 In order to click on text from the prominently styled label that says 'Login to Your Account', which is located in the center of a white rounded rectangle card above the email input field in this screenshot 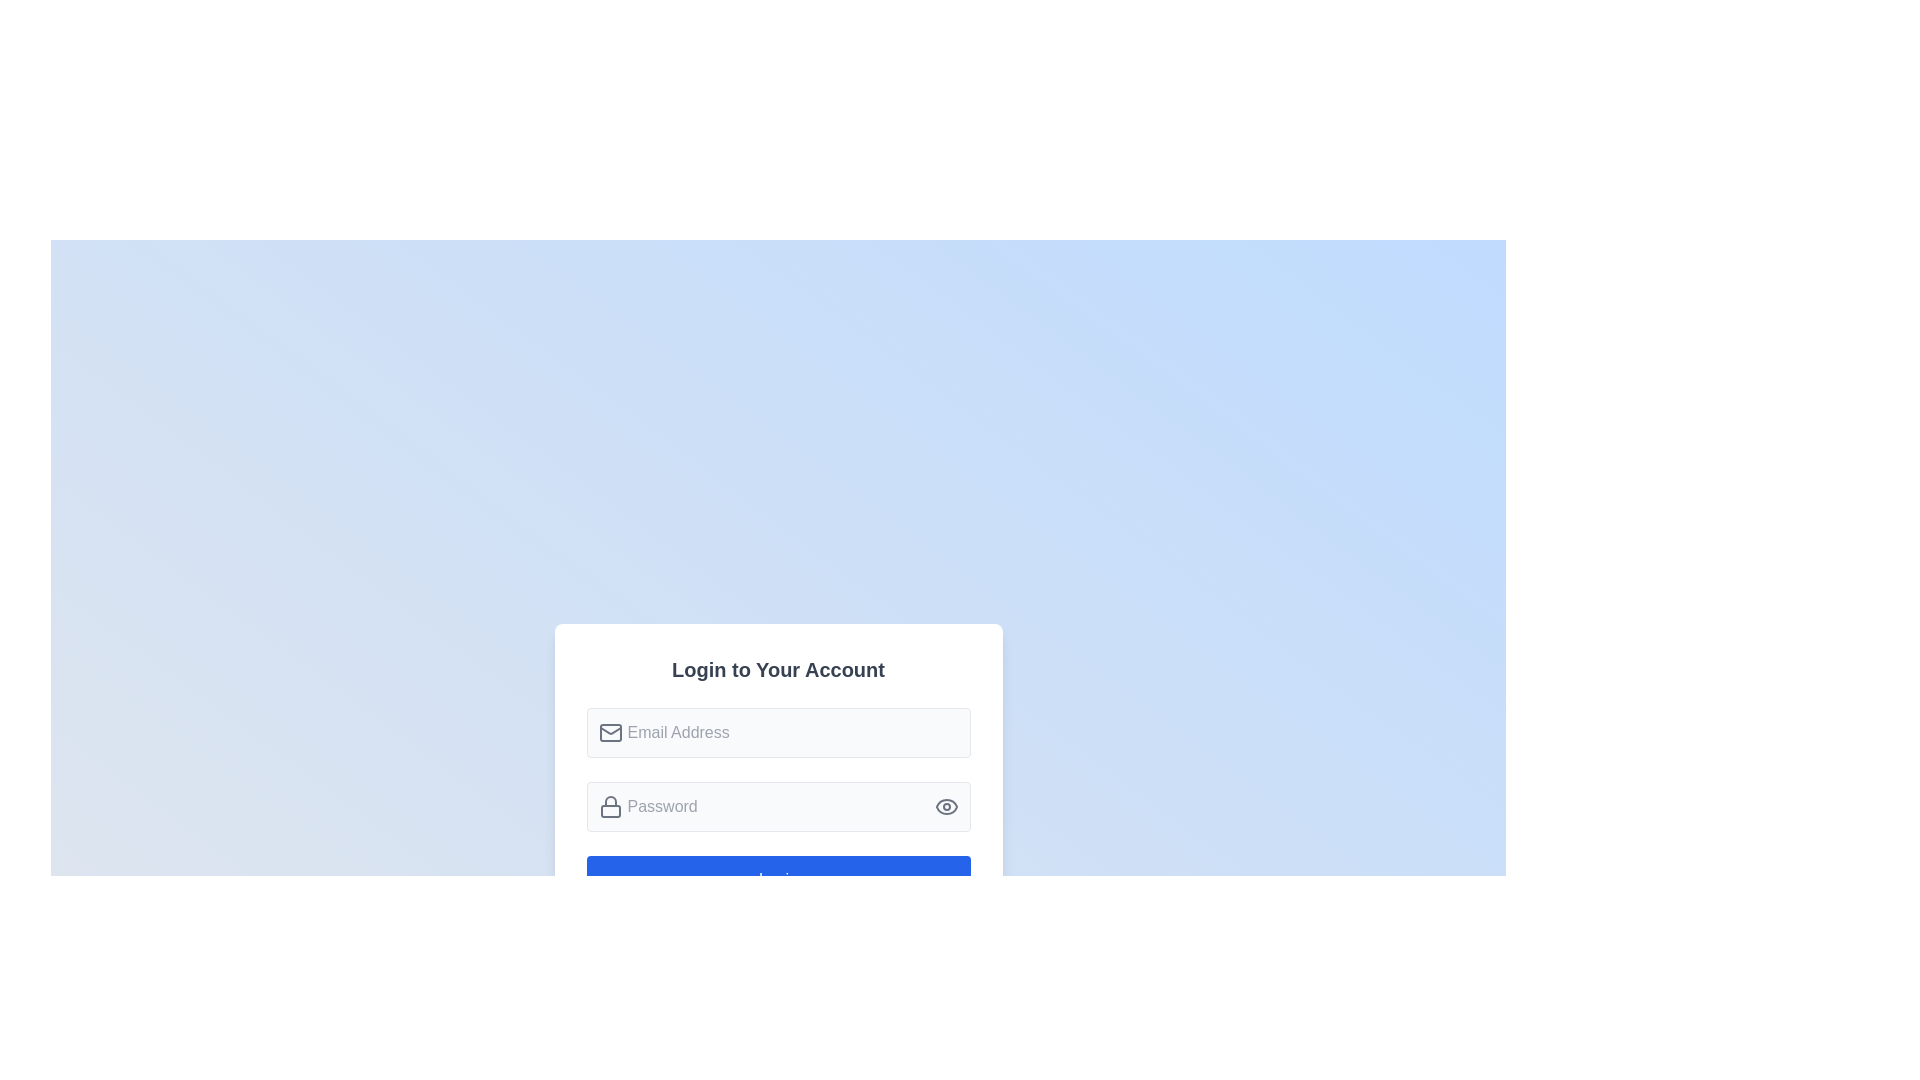, I will do `click(777, 670)`.